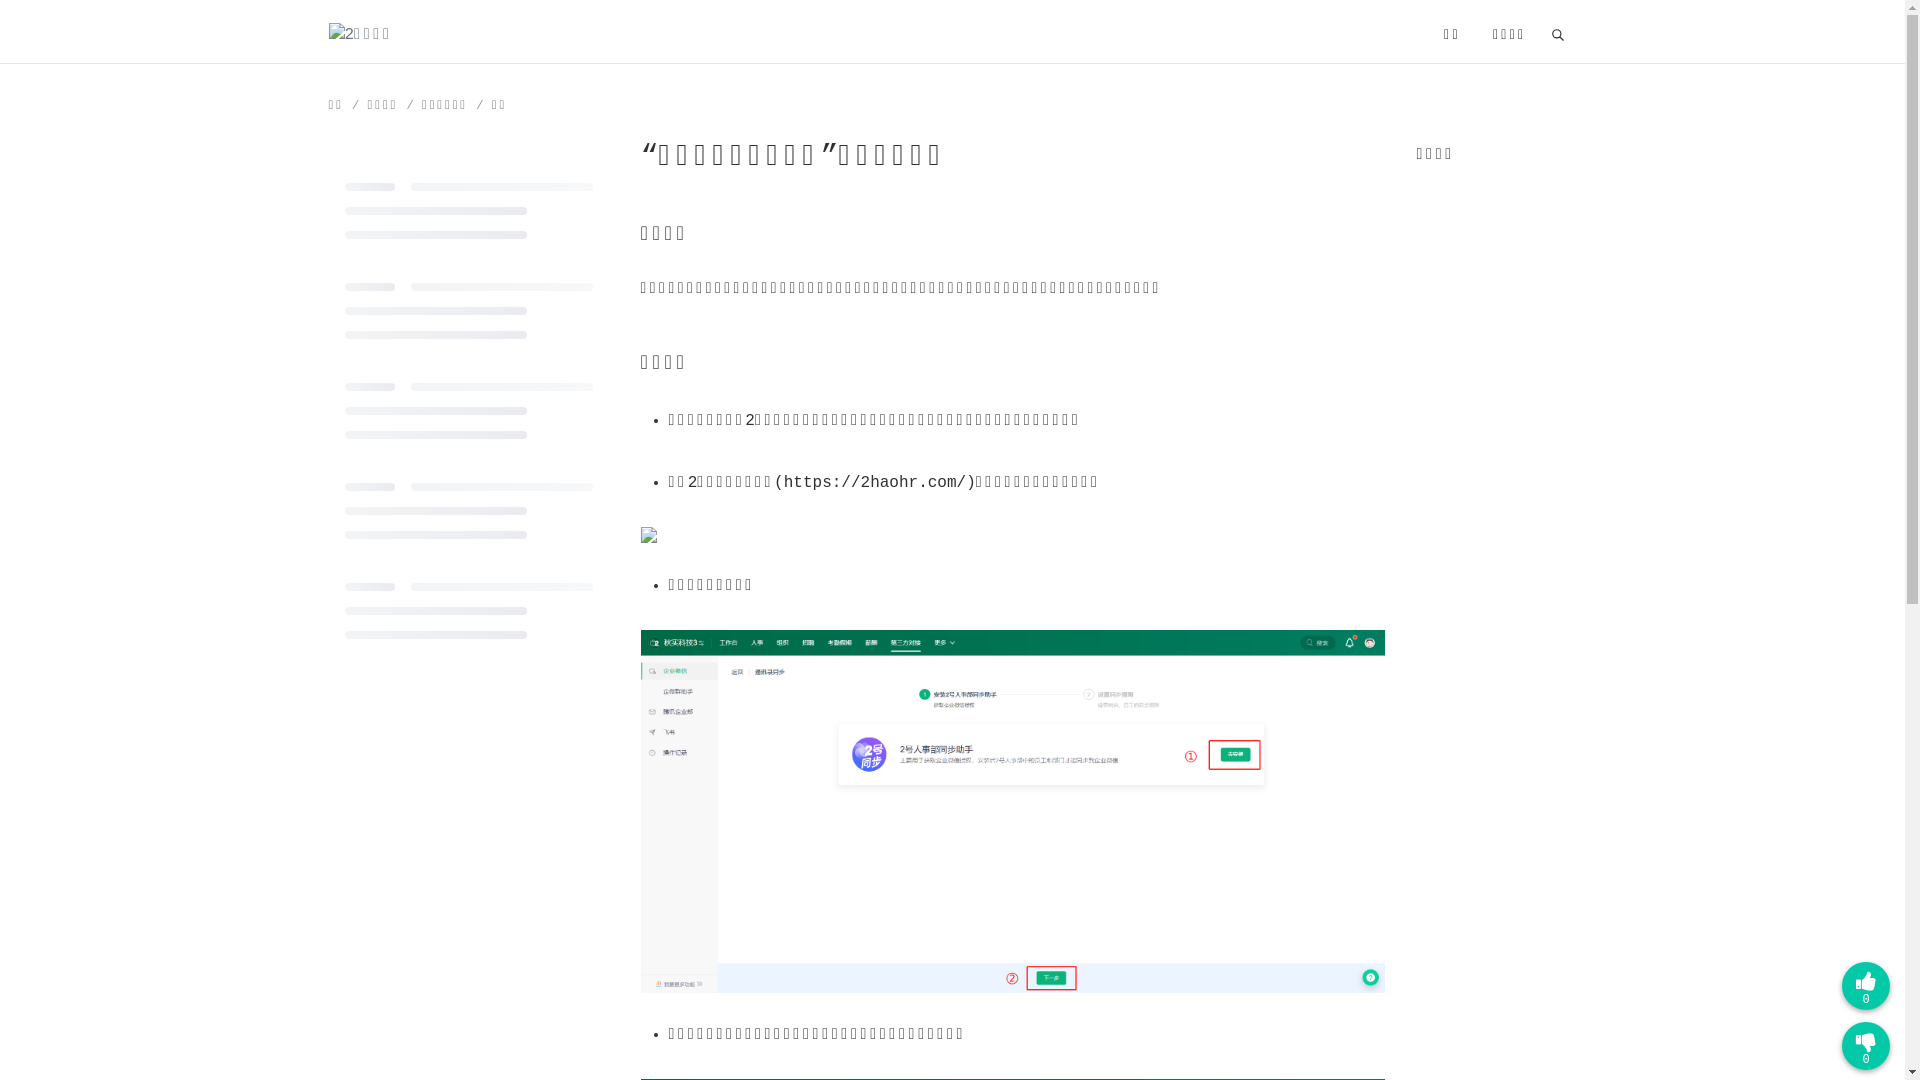  I want to click on '0', so click(1865, 985).